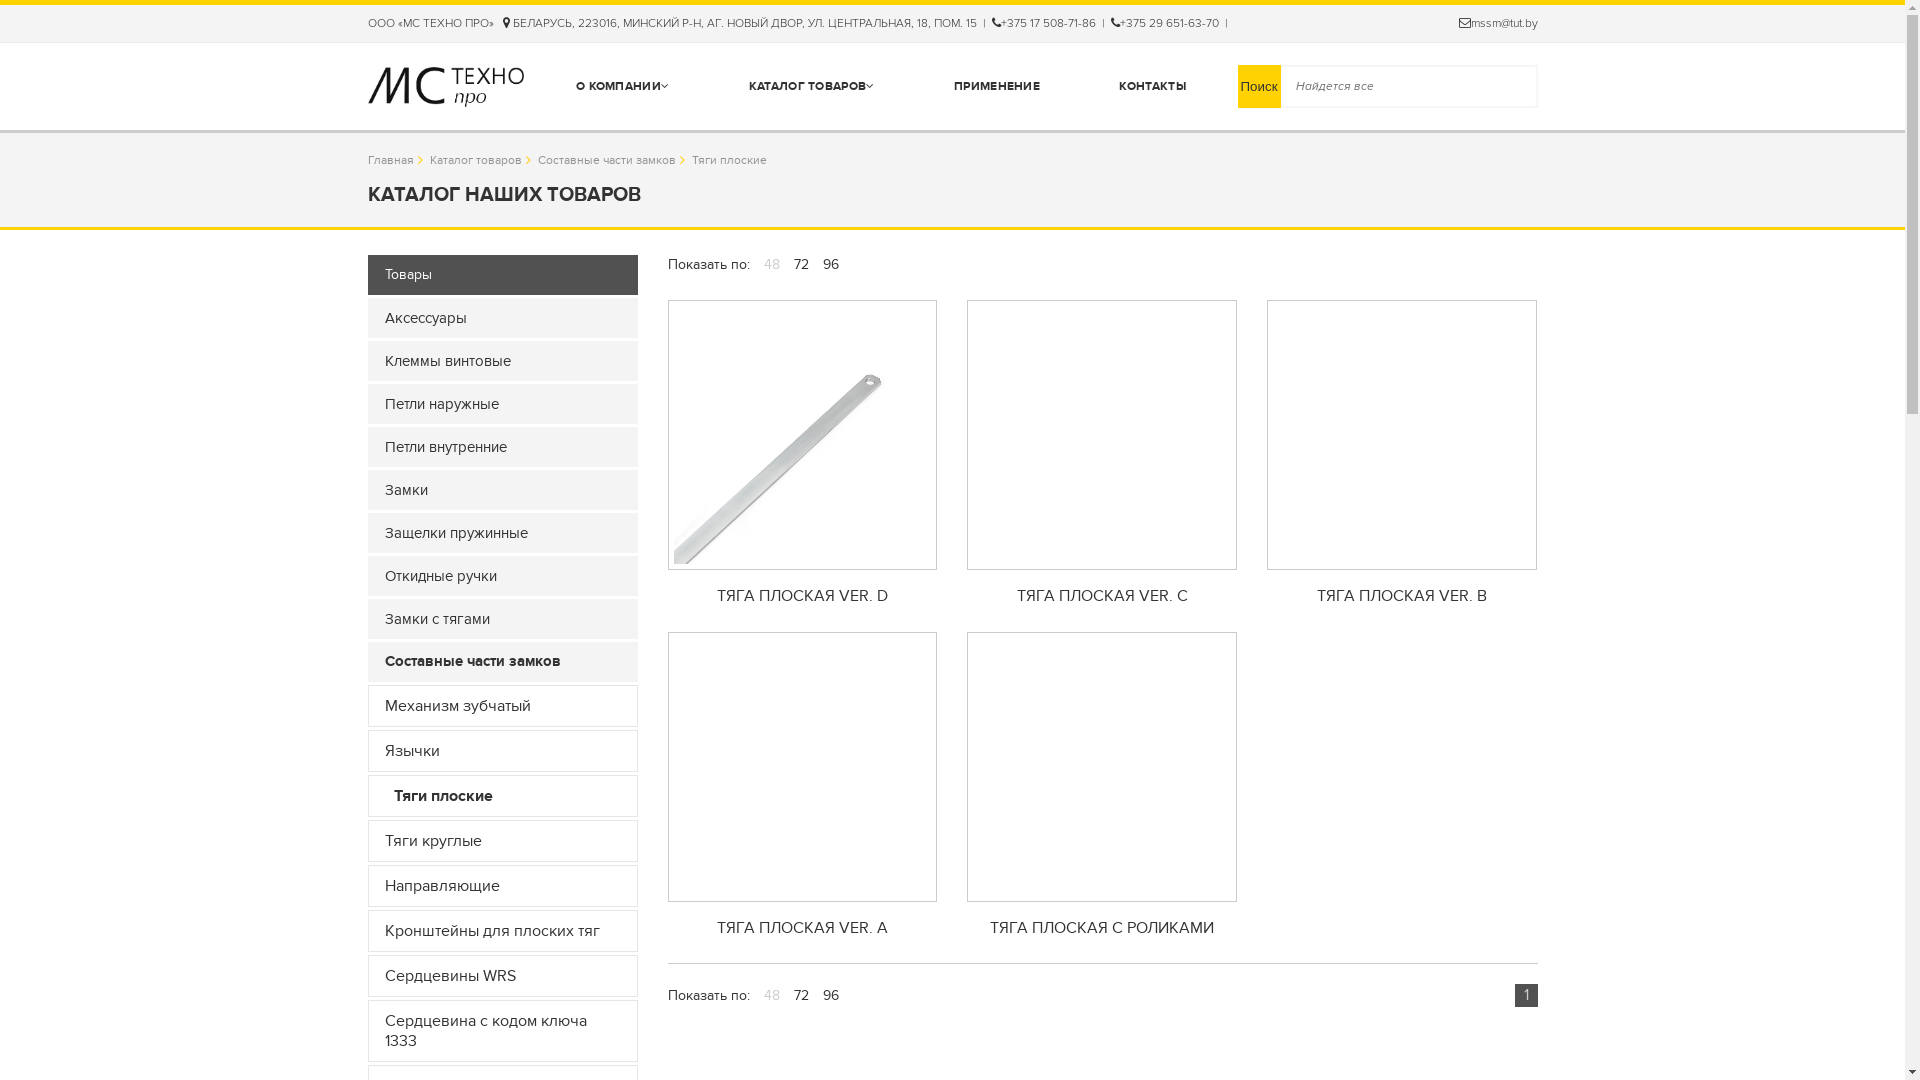 The image size is (1920, 1080). Describe the element at coordinates (1497, 23) in the screenshot. I see `'mssm@tut.by'` at that location.